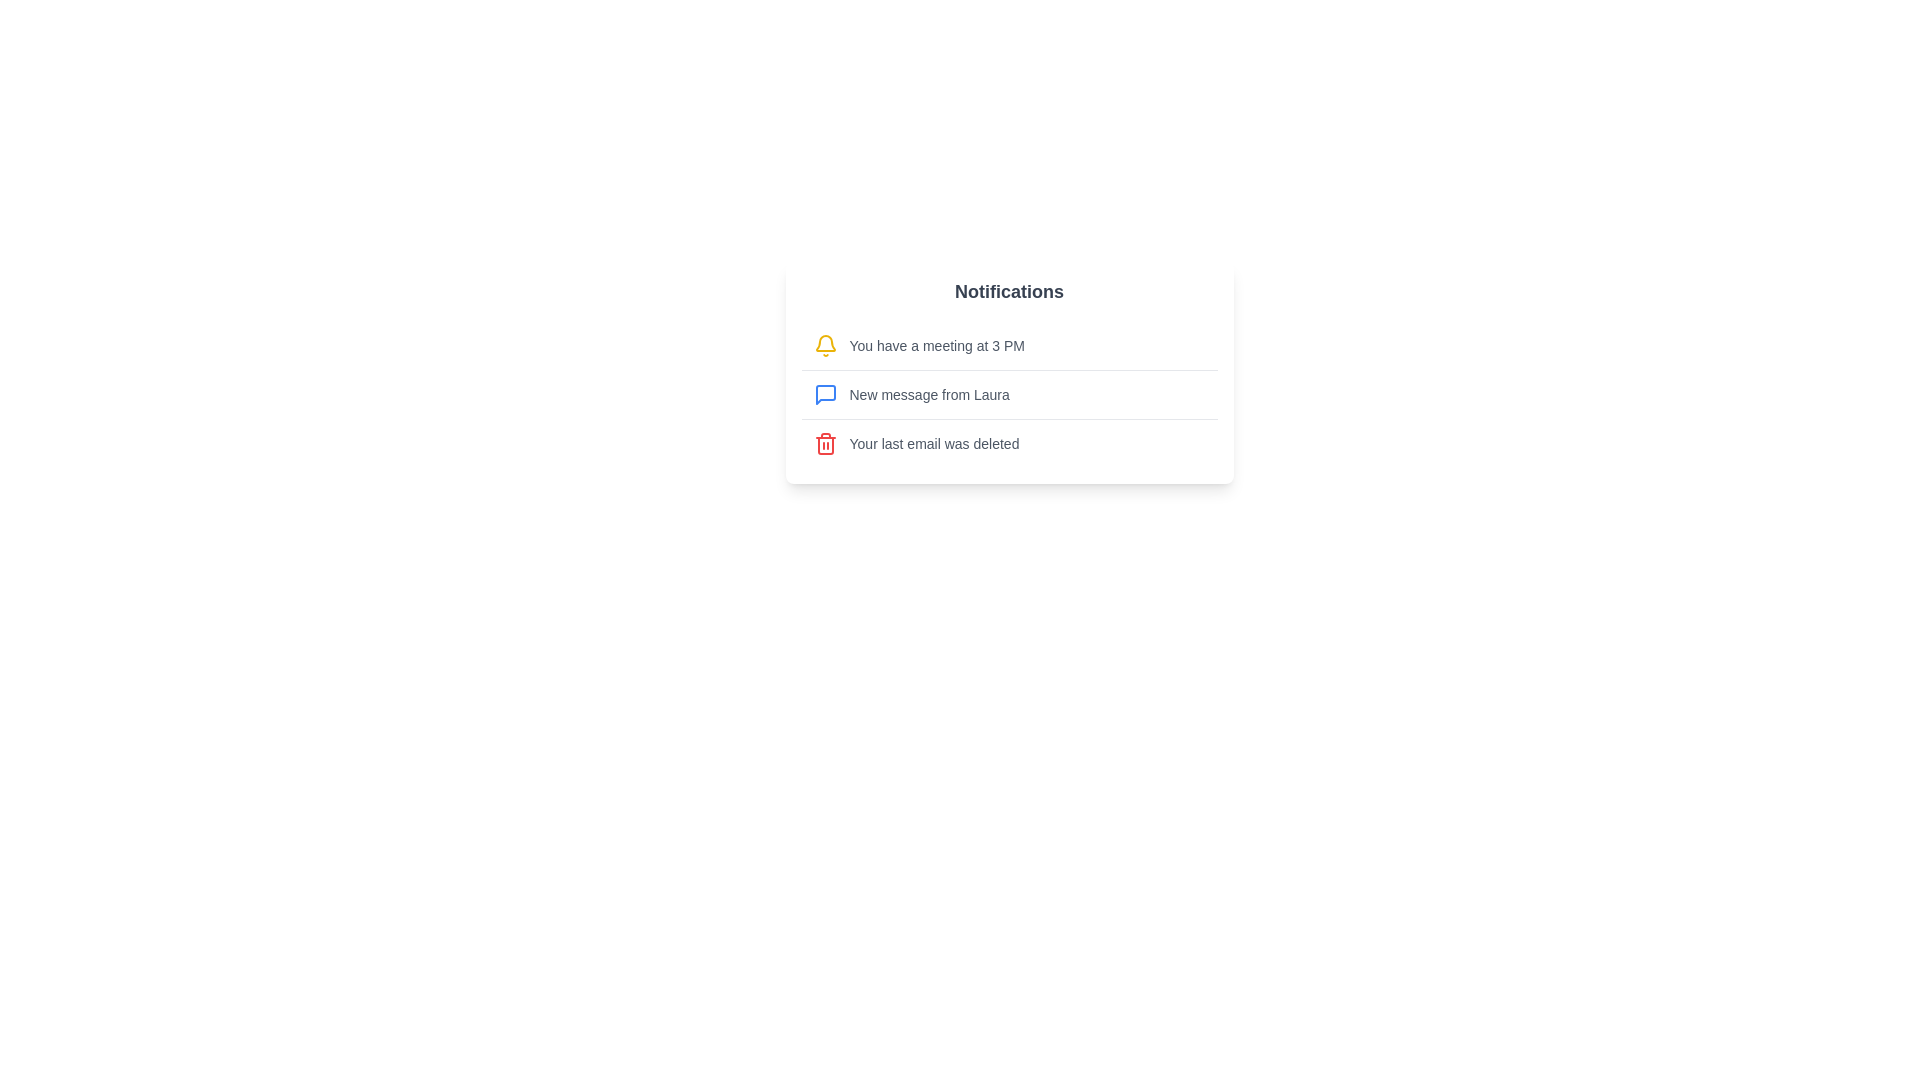 This screenshot has height=1080, width=1920. I want to click on the messaging notification icon located to the left of the text 'New message from Laura', so click(825, 394).